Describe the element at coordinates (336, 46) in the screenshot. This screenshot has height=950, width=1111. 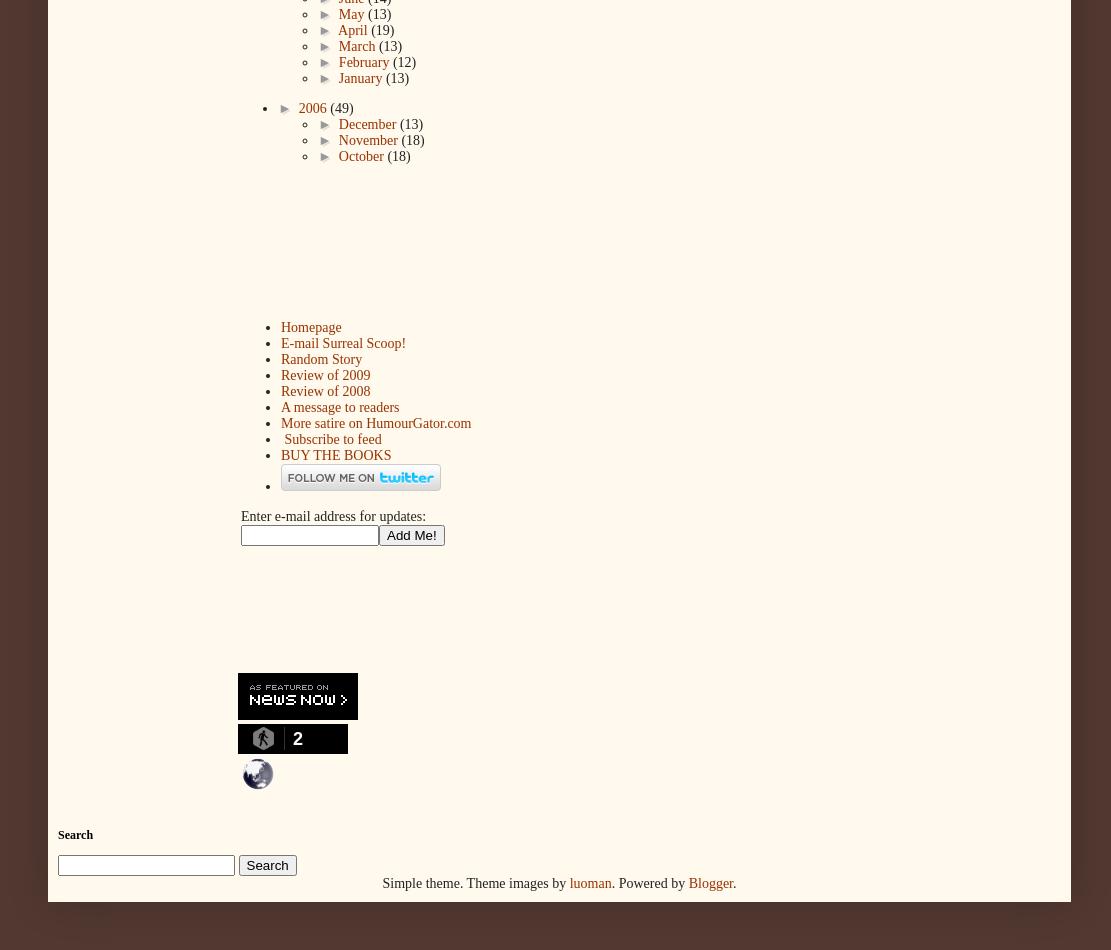
I see `'March'` at that location.